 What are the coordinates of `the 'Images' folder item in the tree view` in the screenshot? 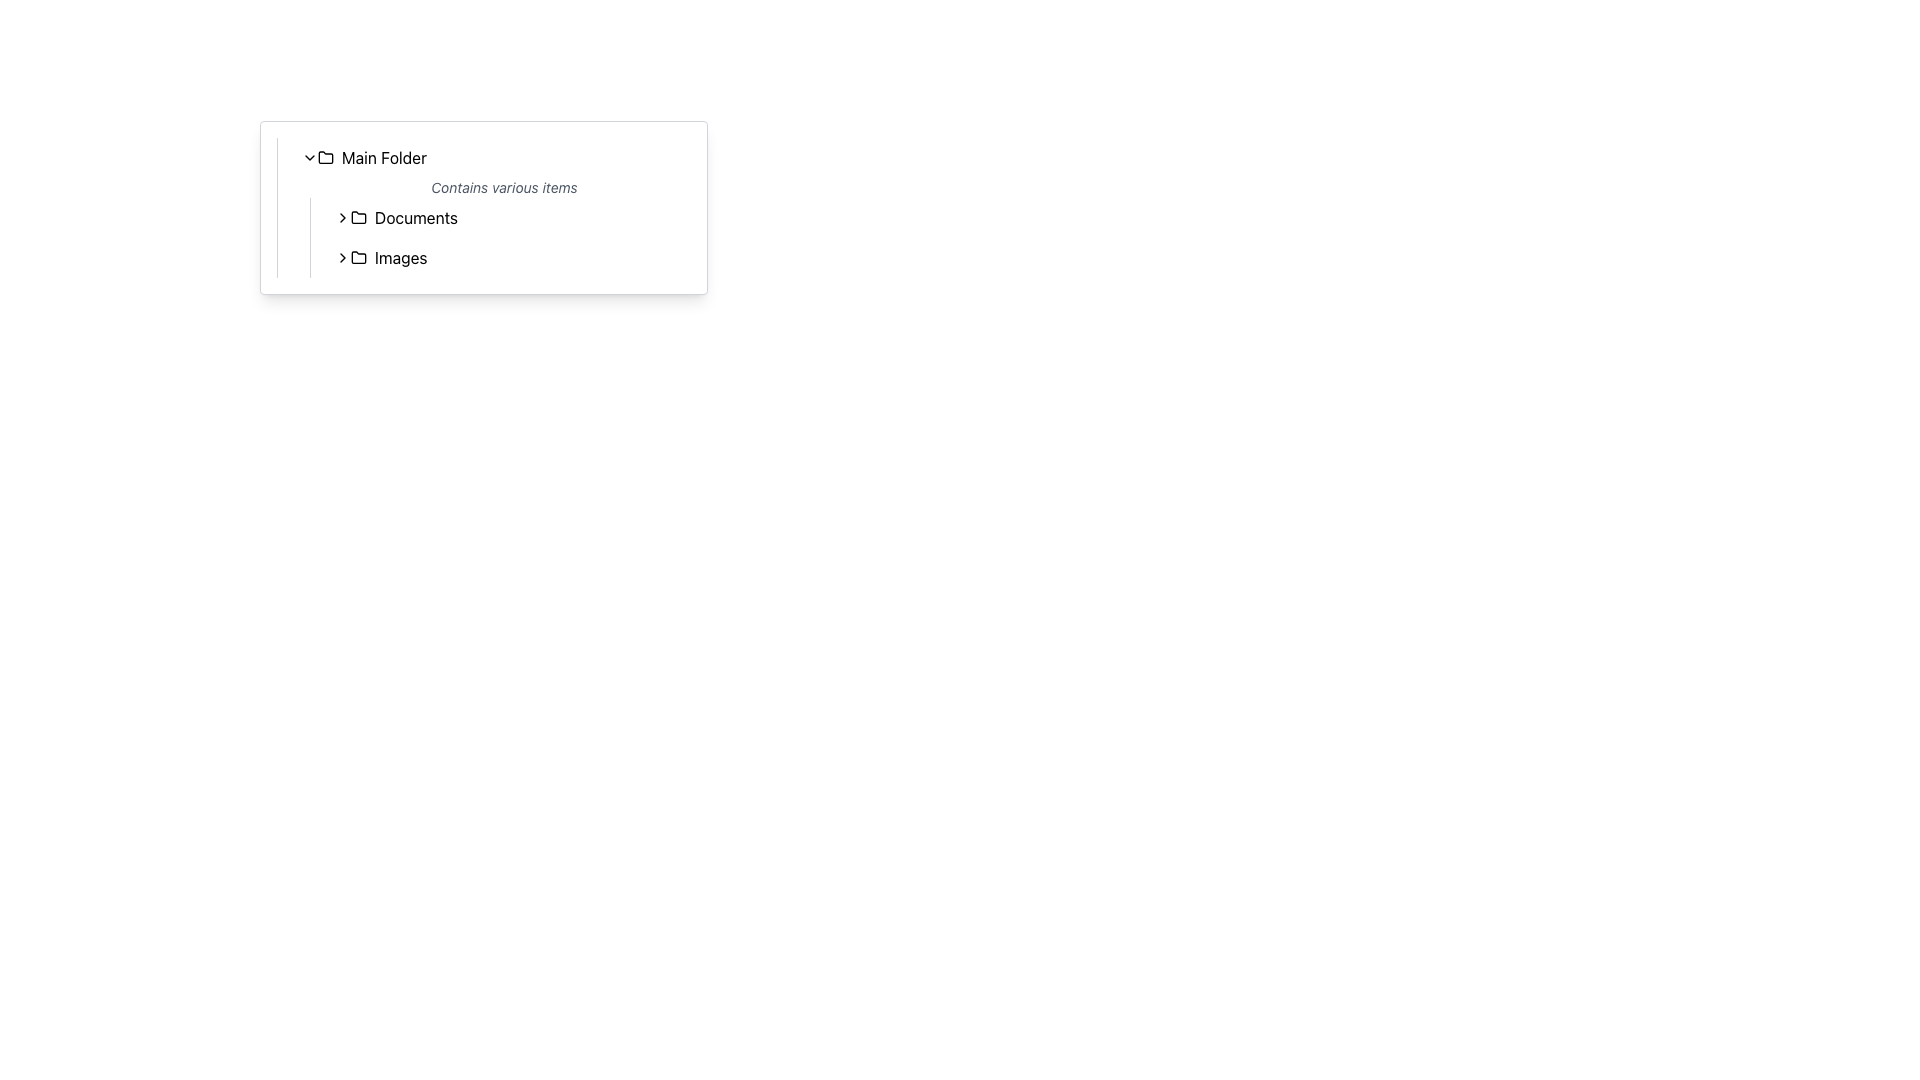 It's located at (500, 257).